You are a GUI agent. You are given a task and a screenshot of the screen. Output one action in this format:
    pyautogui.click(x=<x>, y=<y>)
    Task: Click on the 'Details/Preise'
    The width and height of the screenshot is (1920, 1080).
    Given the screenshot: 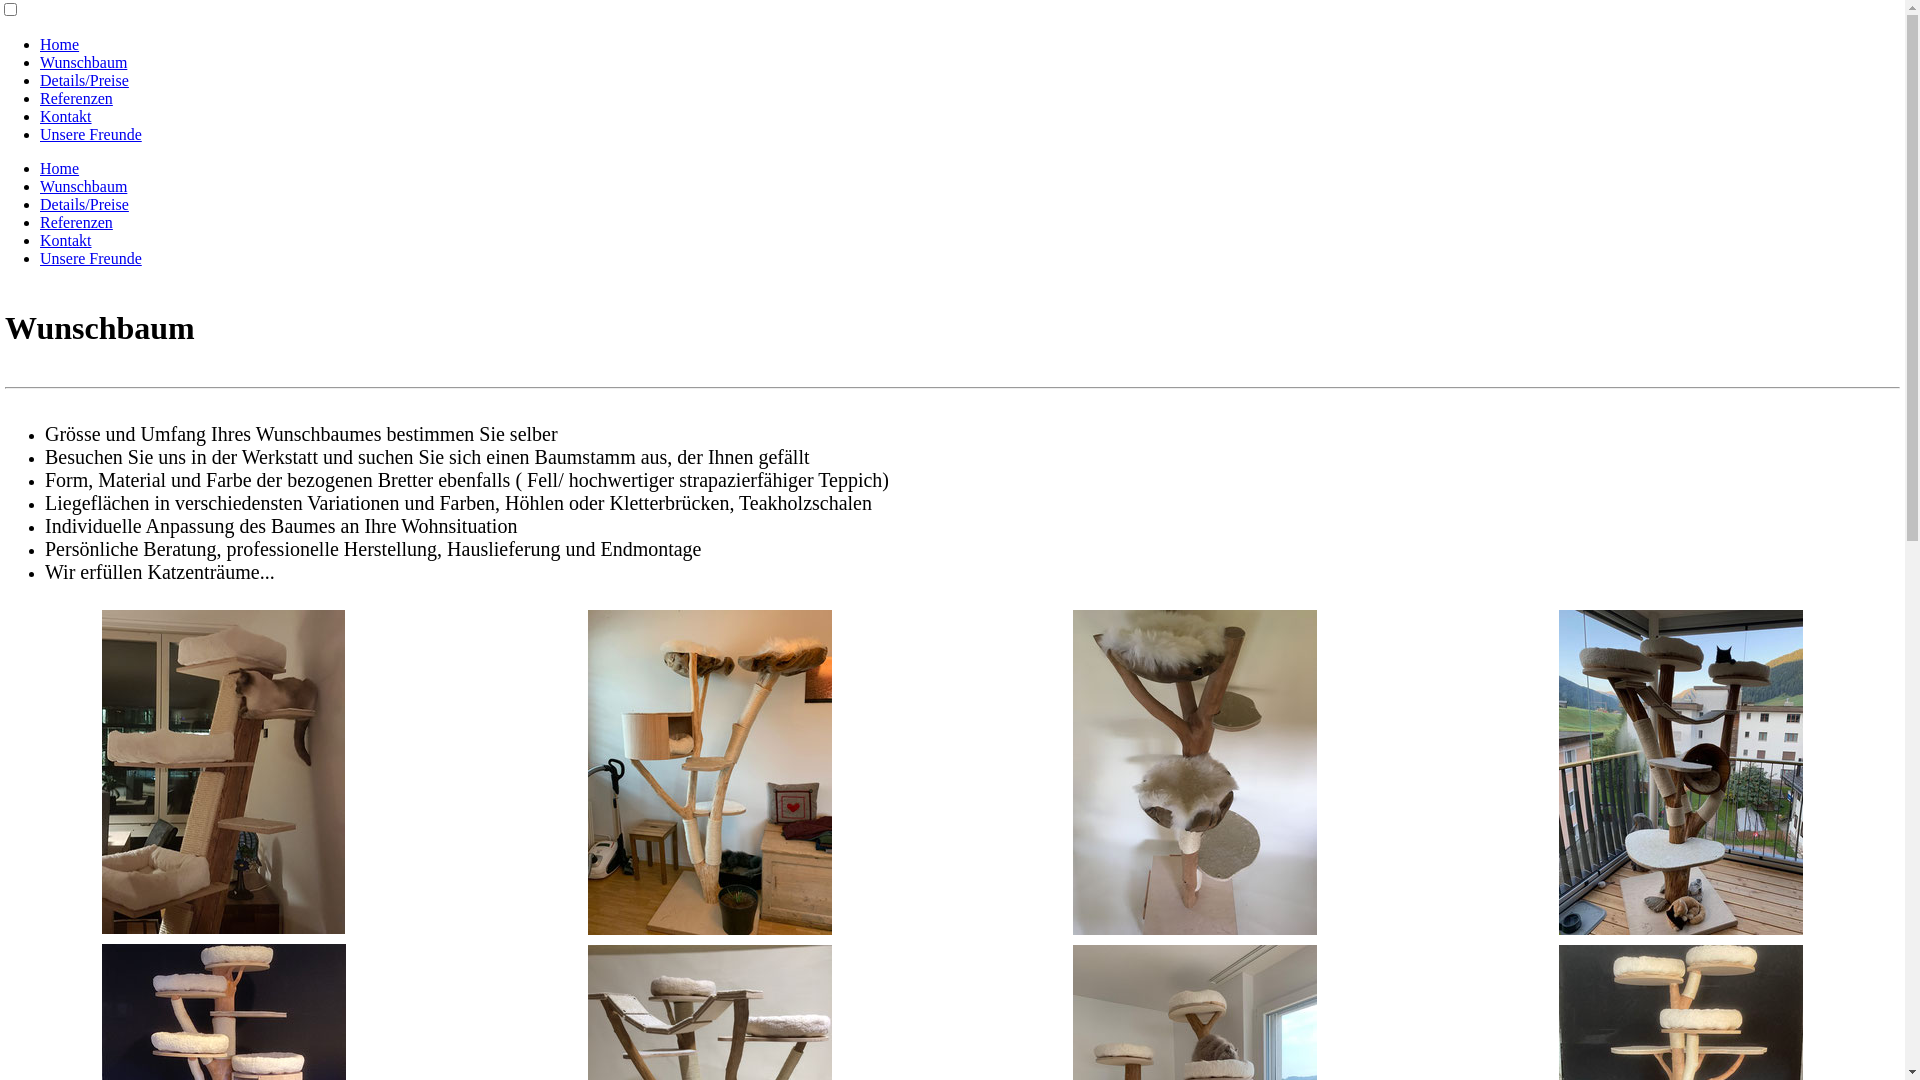 What is the action you would take?
    pyautogui.click(x=83, y=79)
    